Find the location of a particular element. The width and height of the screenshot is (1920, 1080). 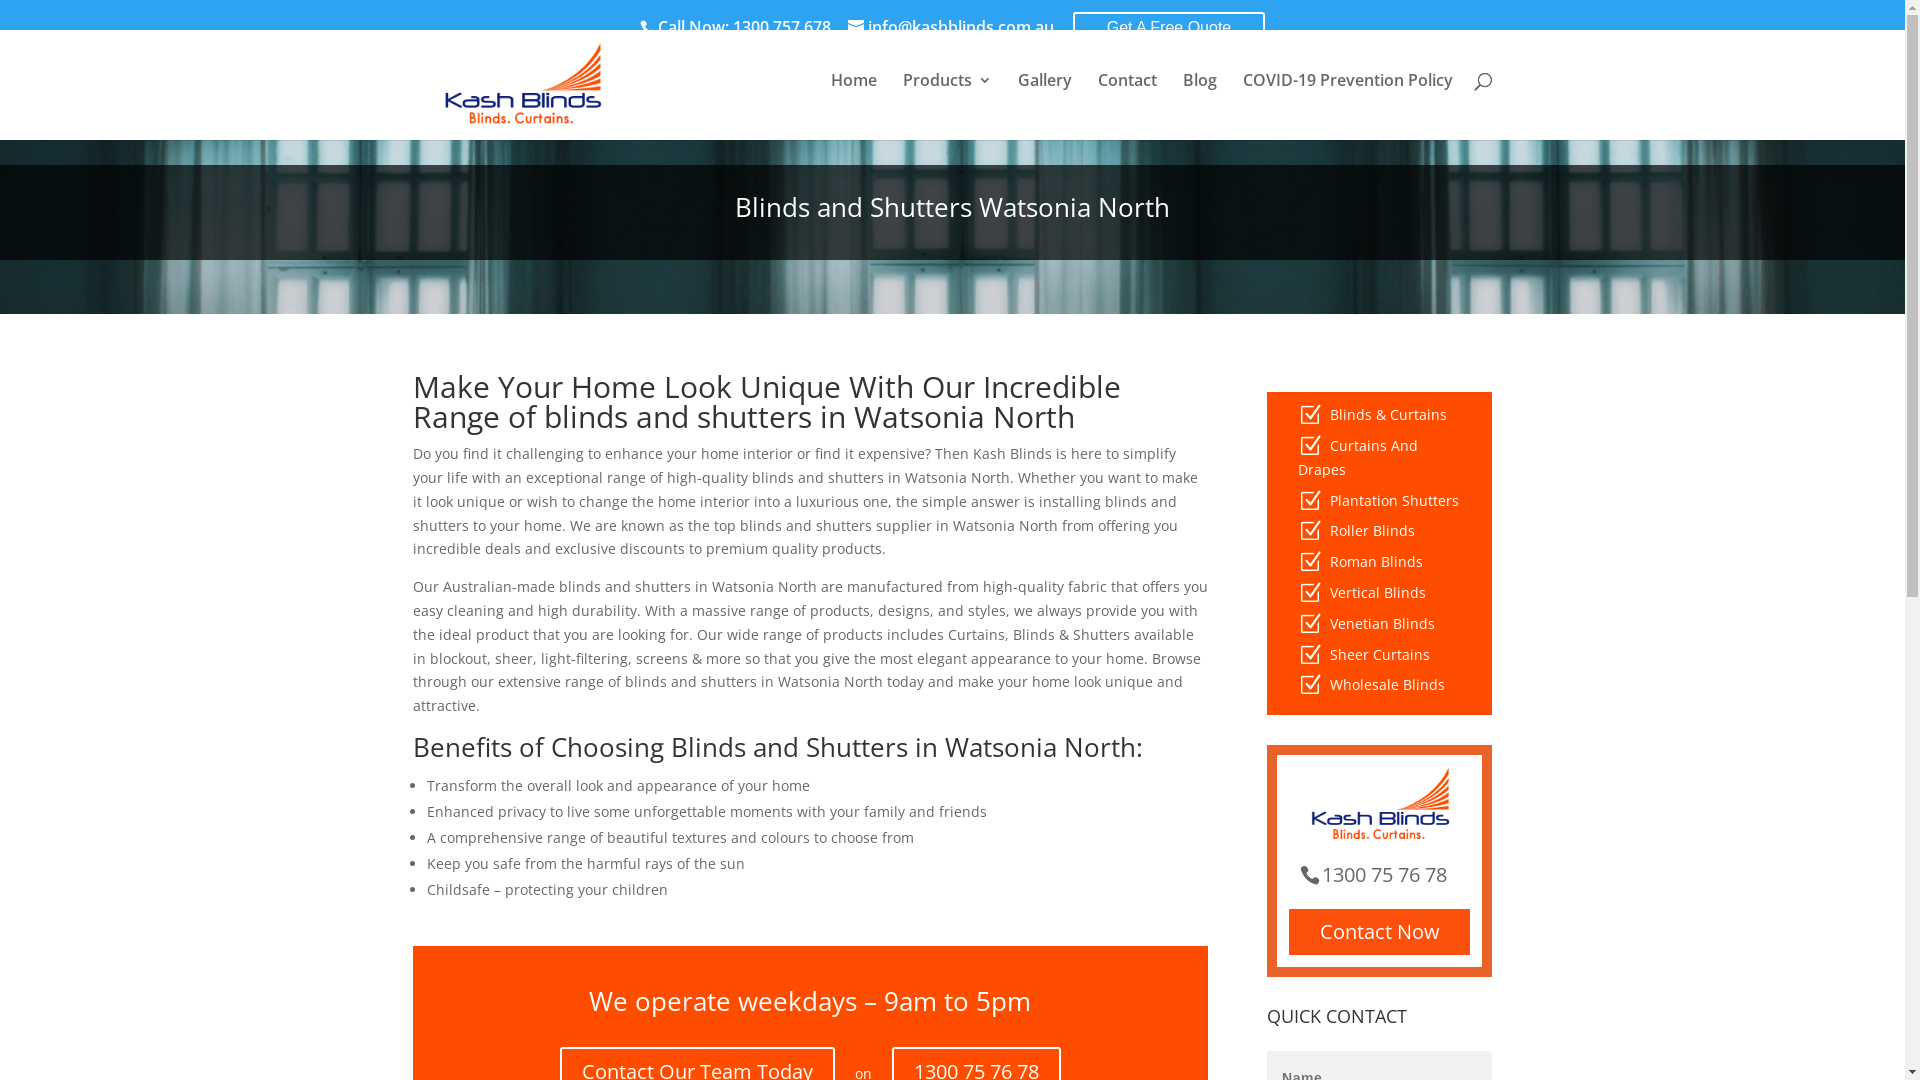

'Roller Blinds' is located at coordinates (1371, 529).